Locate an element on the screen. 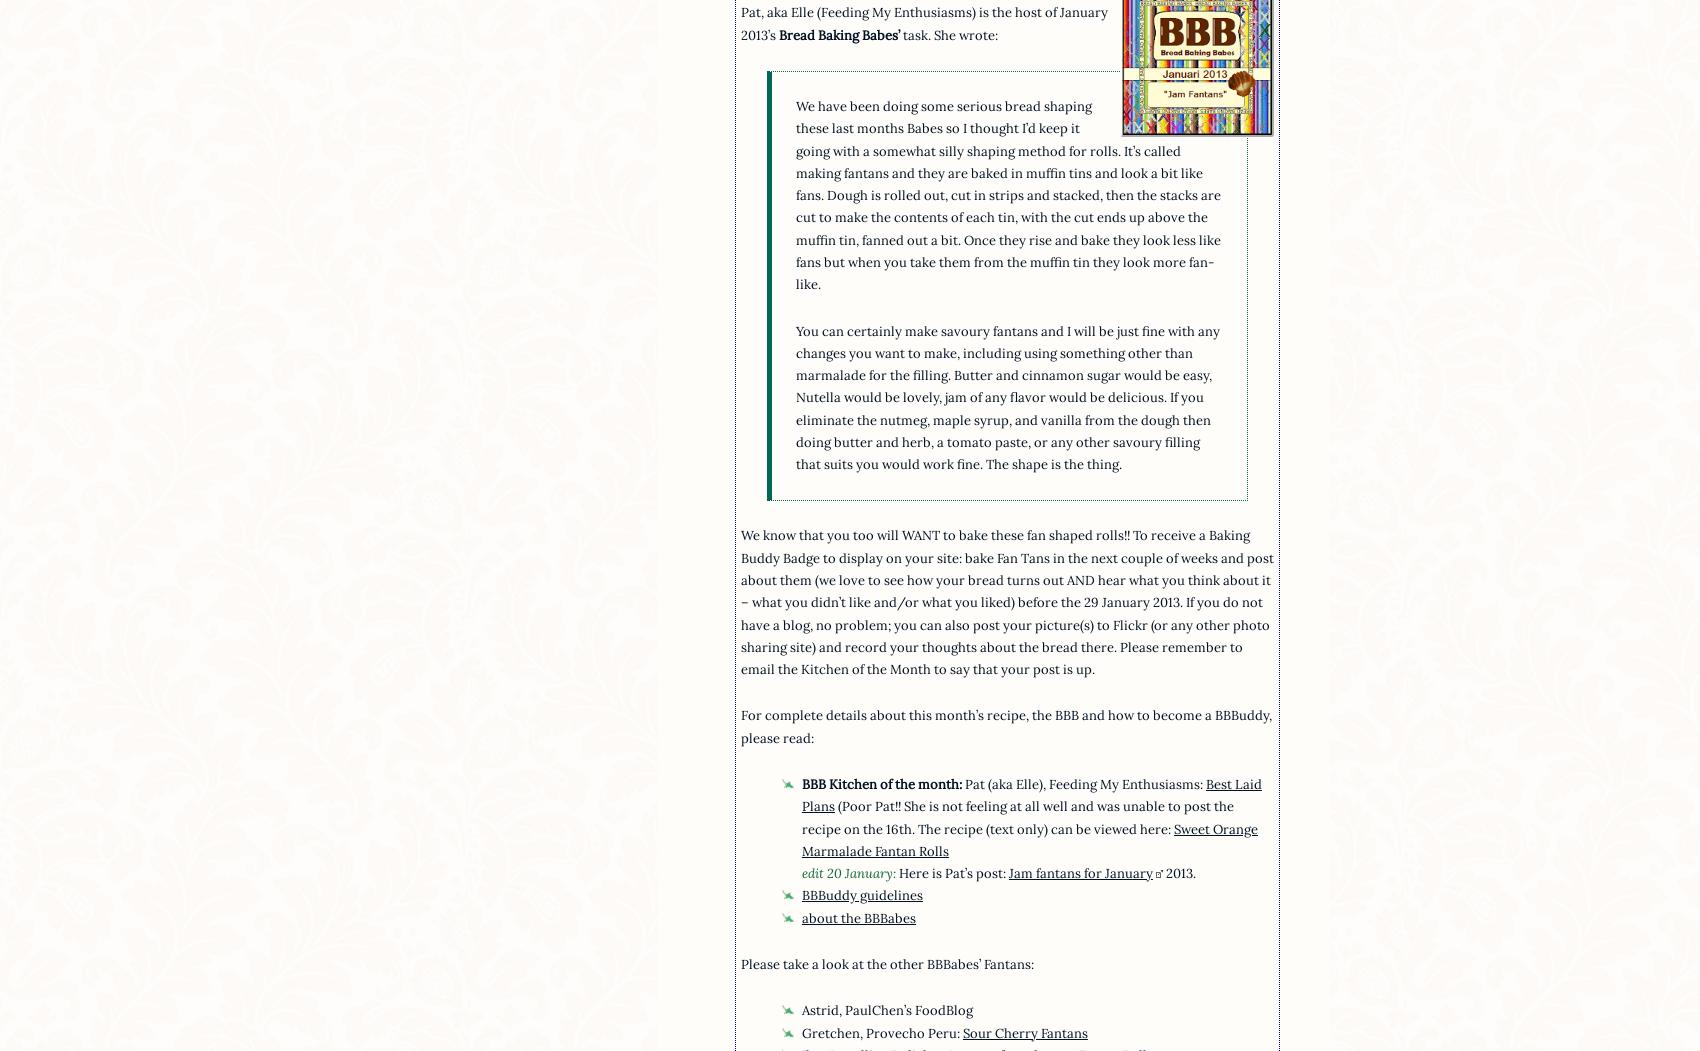  'Here is Pat’s post:' is located at coordinates (953, 872).